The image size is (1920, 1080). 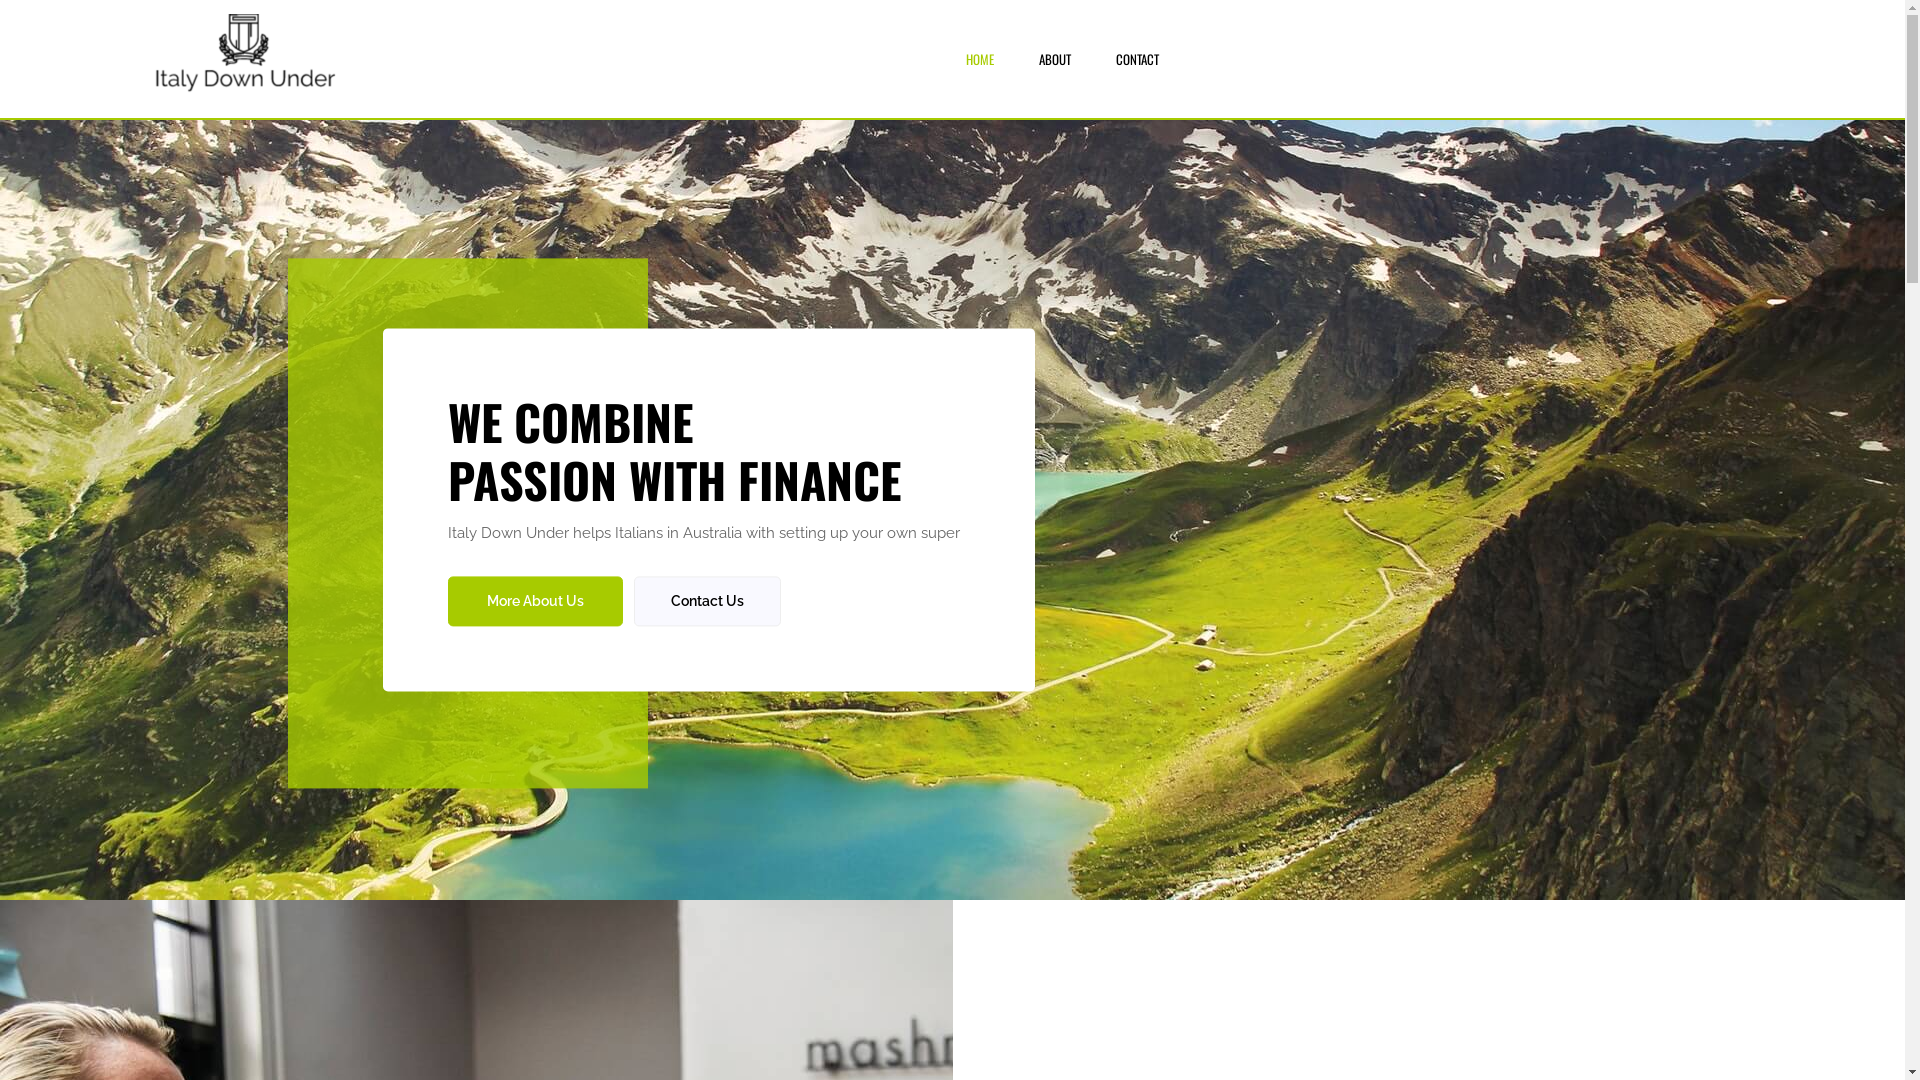 I want to click on 'Contact Us', so click(x=707, y=600).